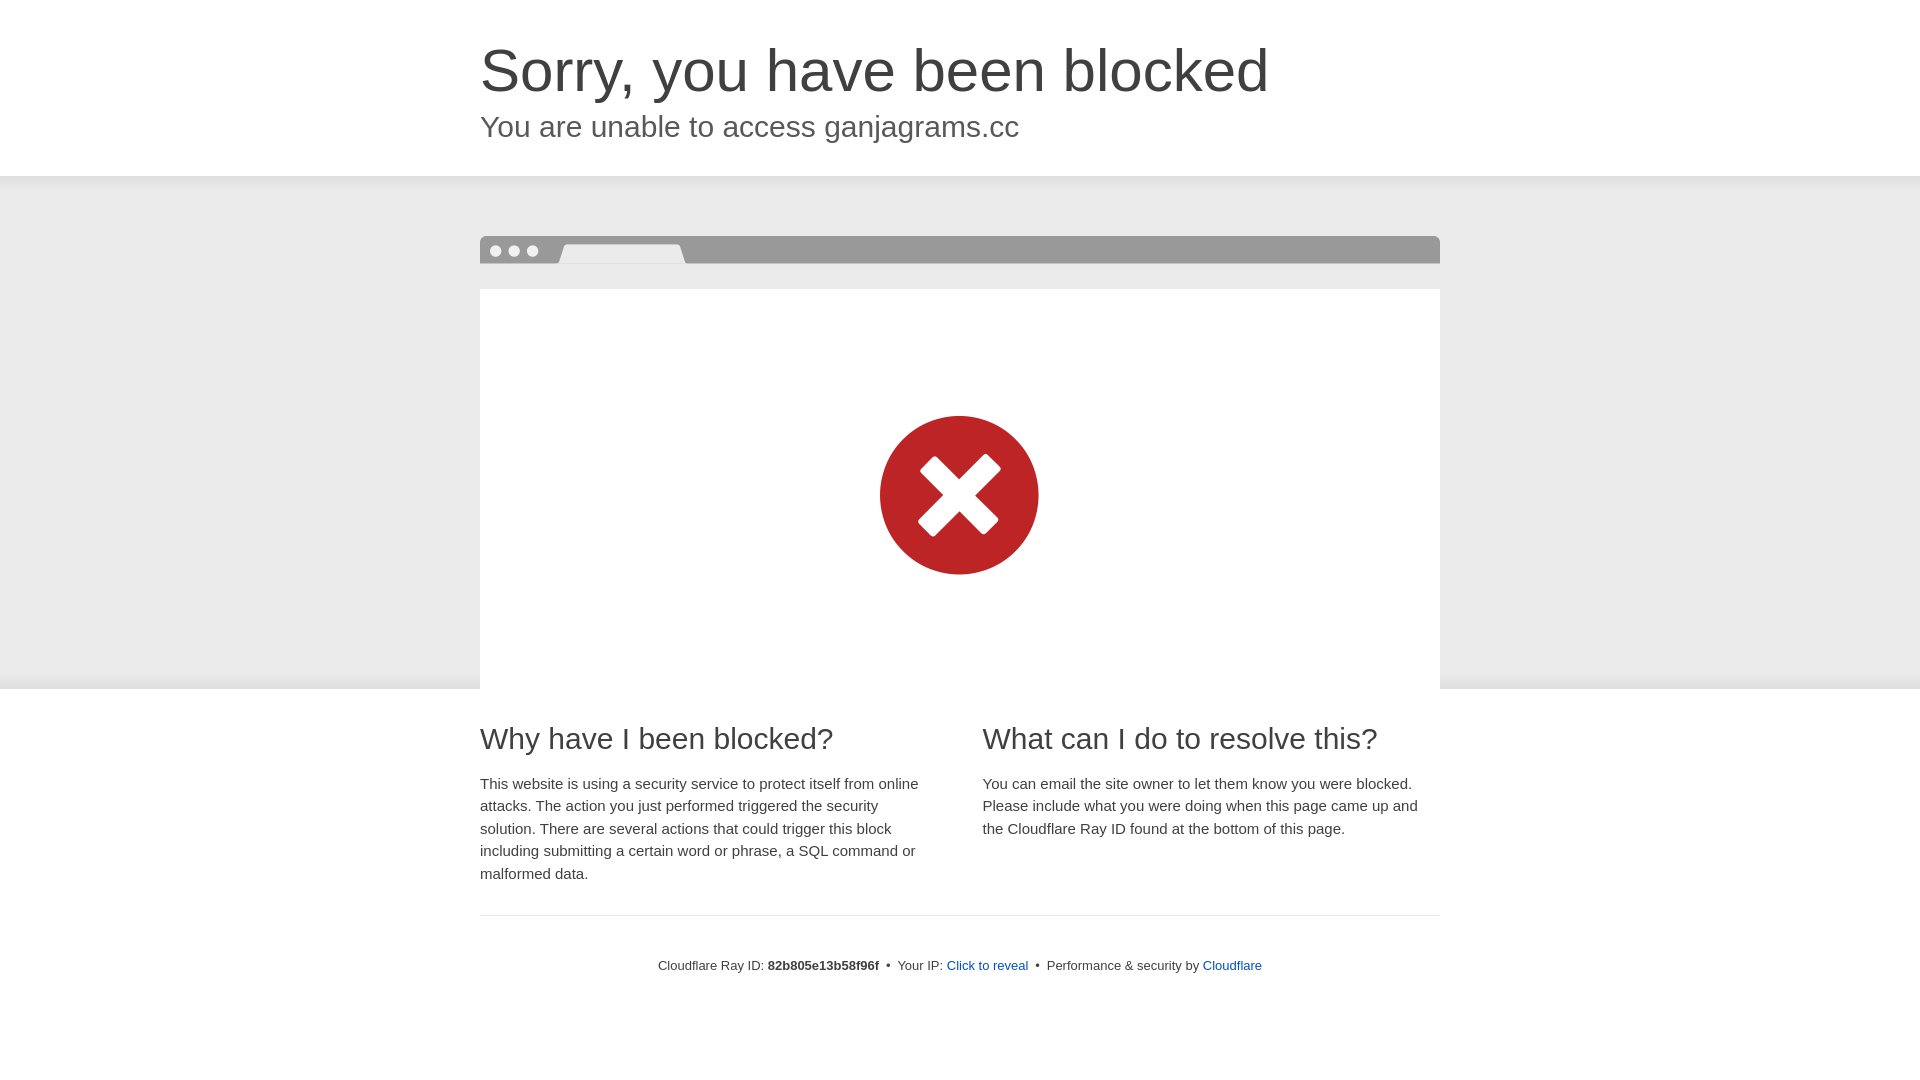 The height and width of the screenshot is (1080, 1920). Describe the element at coordinates (988, 964) in the screenshot. I see `'Click to reveal'` at that location.